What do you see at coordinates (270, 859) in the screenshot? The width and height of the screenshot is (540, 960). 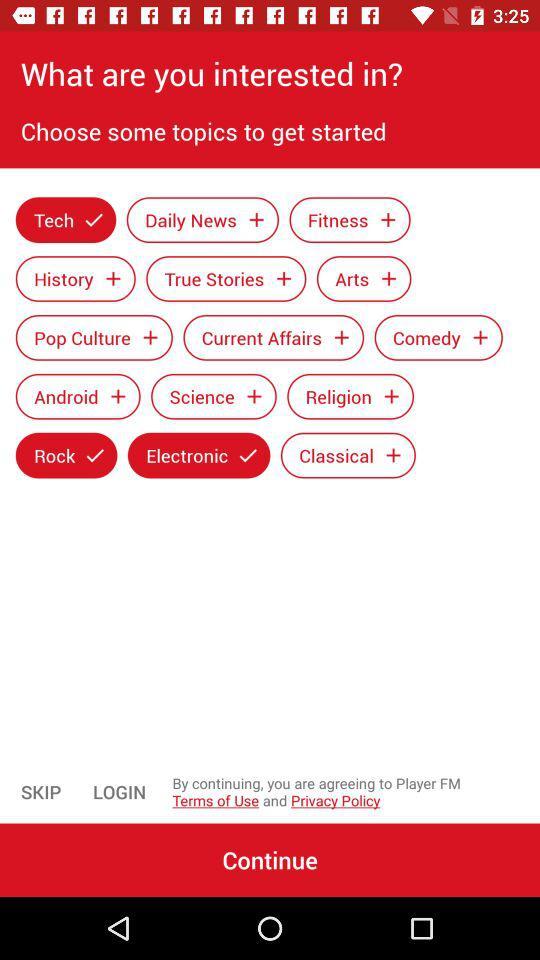 I see `continue icon` at bounding box center [270, 859].